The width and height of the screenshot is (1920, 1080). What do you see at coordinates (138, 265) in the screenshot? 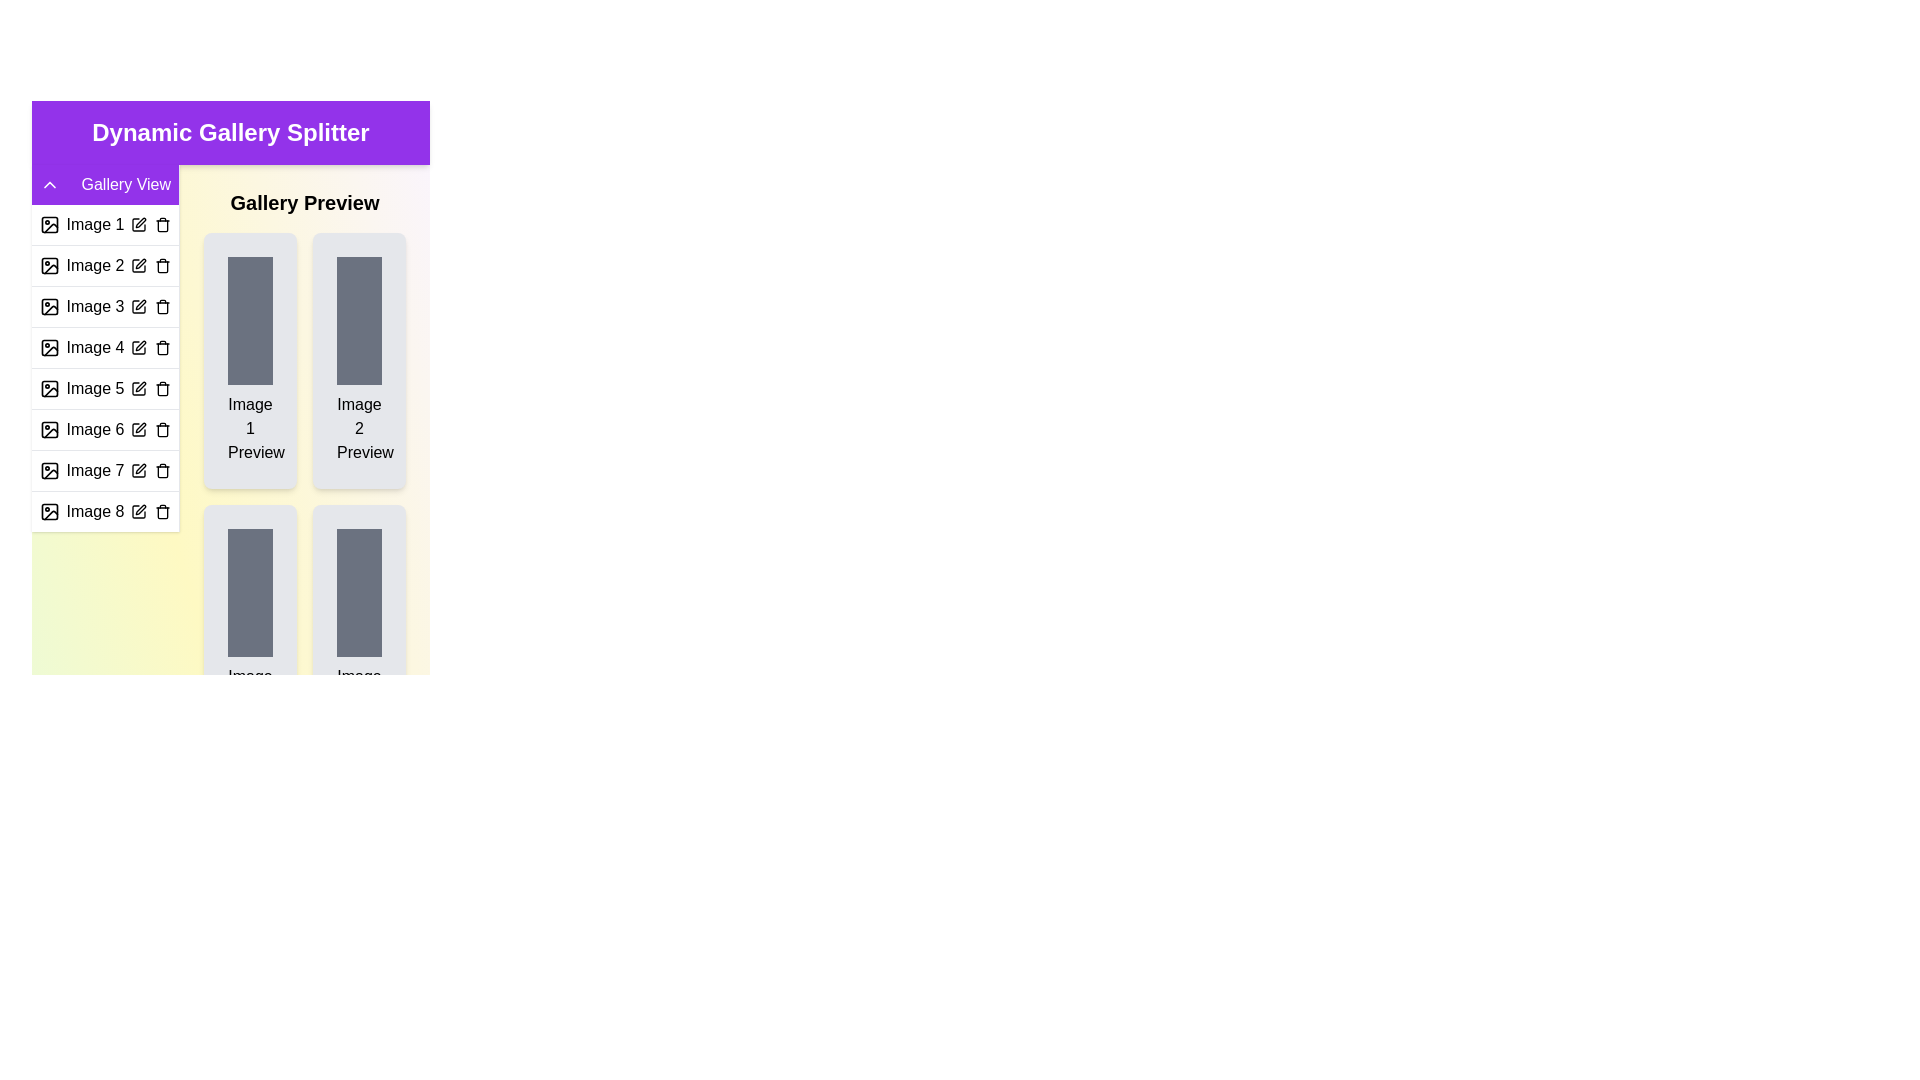
I see `the pen icon button located next to 'Image 2' in the Gallery View to initiate editing` at bounding box center [138, 265].